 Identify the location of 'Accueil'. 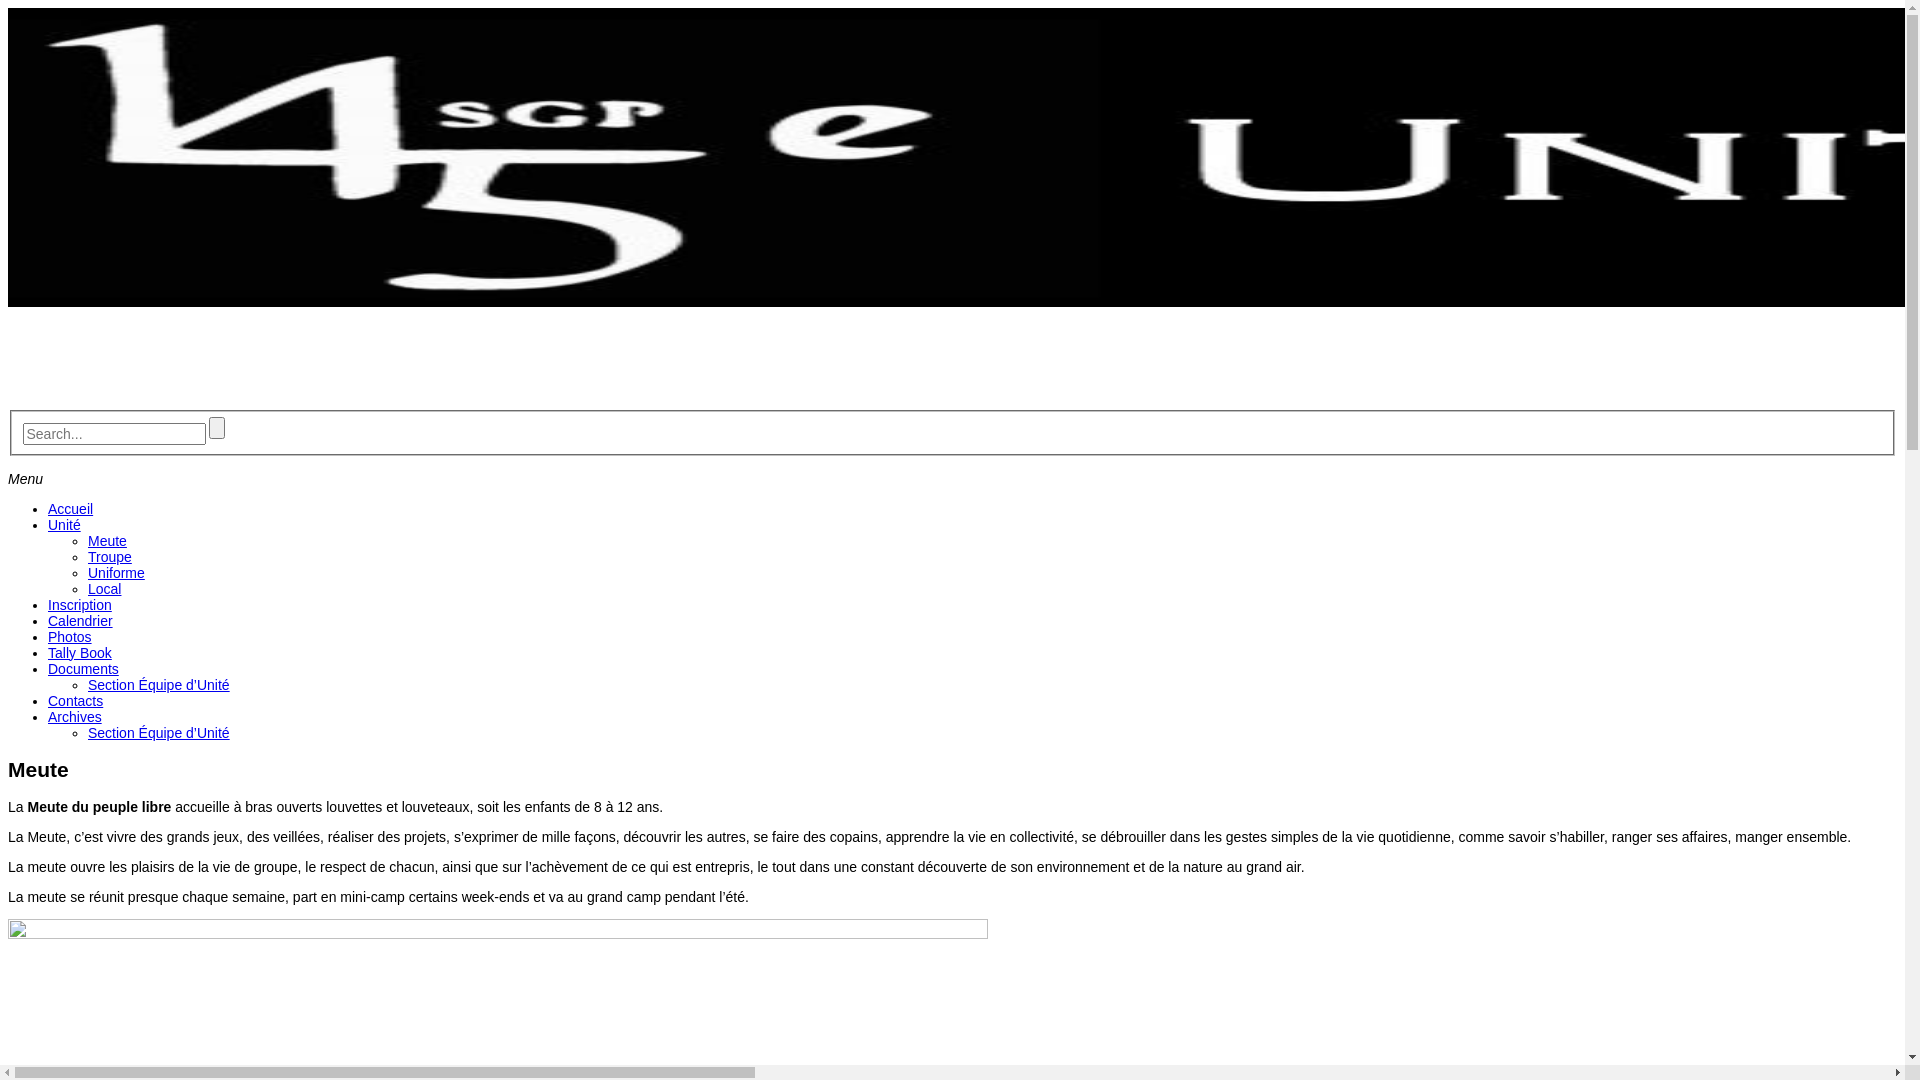
(70, 508).